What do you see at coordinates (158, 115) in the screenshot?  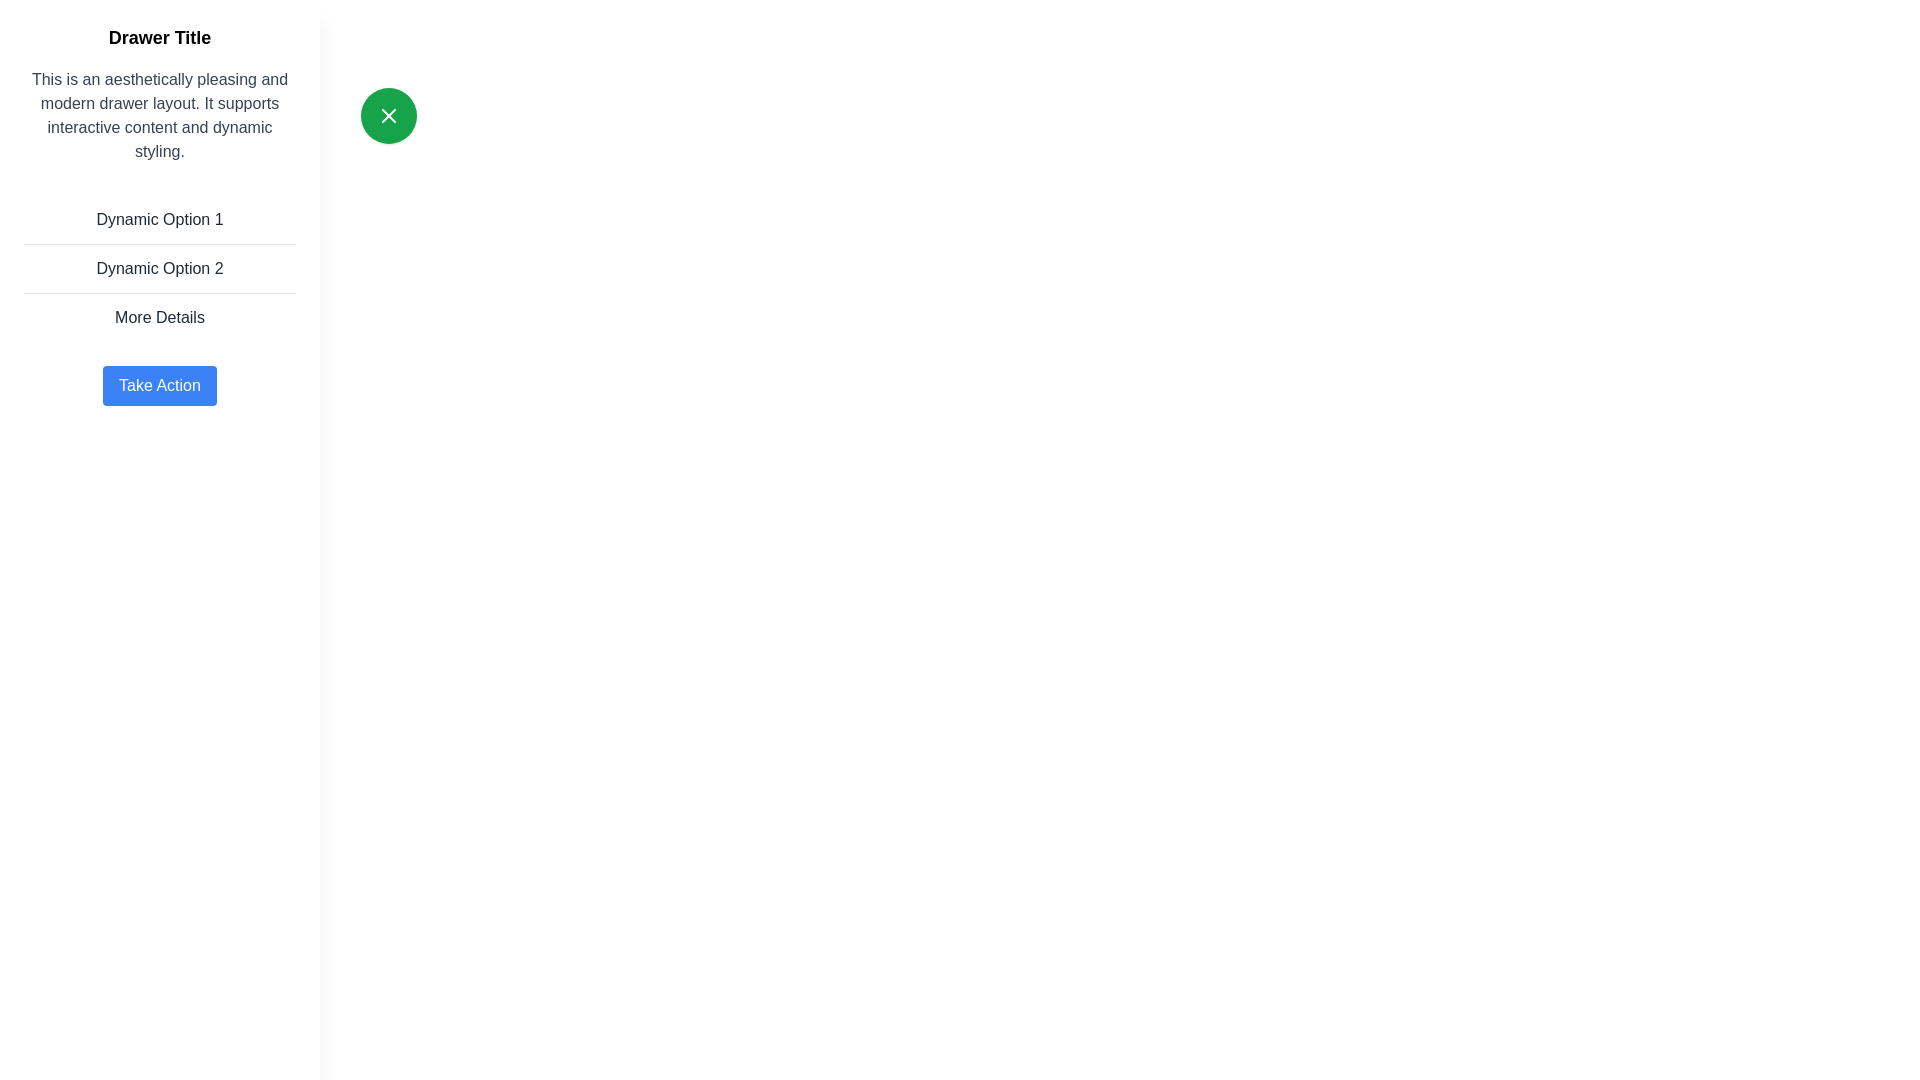 I see `the text area in the drawer and copy its content` at bounding box center [158, 115].